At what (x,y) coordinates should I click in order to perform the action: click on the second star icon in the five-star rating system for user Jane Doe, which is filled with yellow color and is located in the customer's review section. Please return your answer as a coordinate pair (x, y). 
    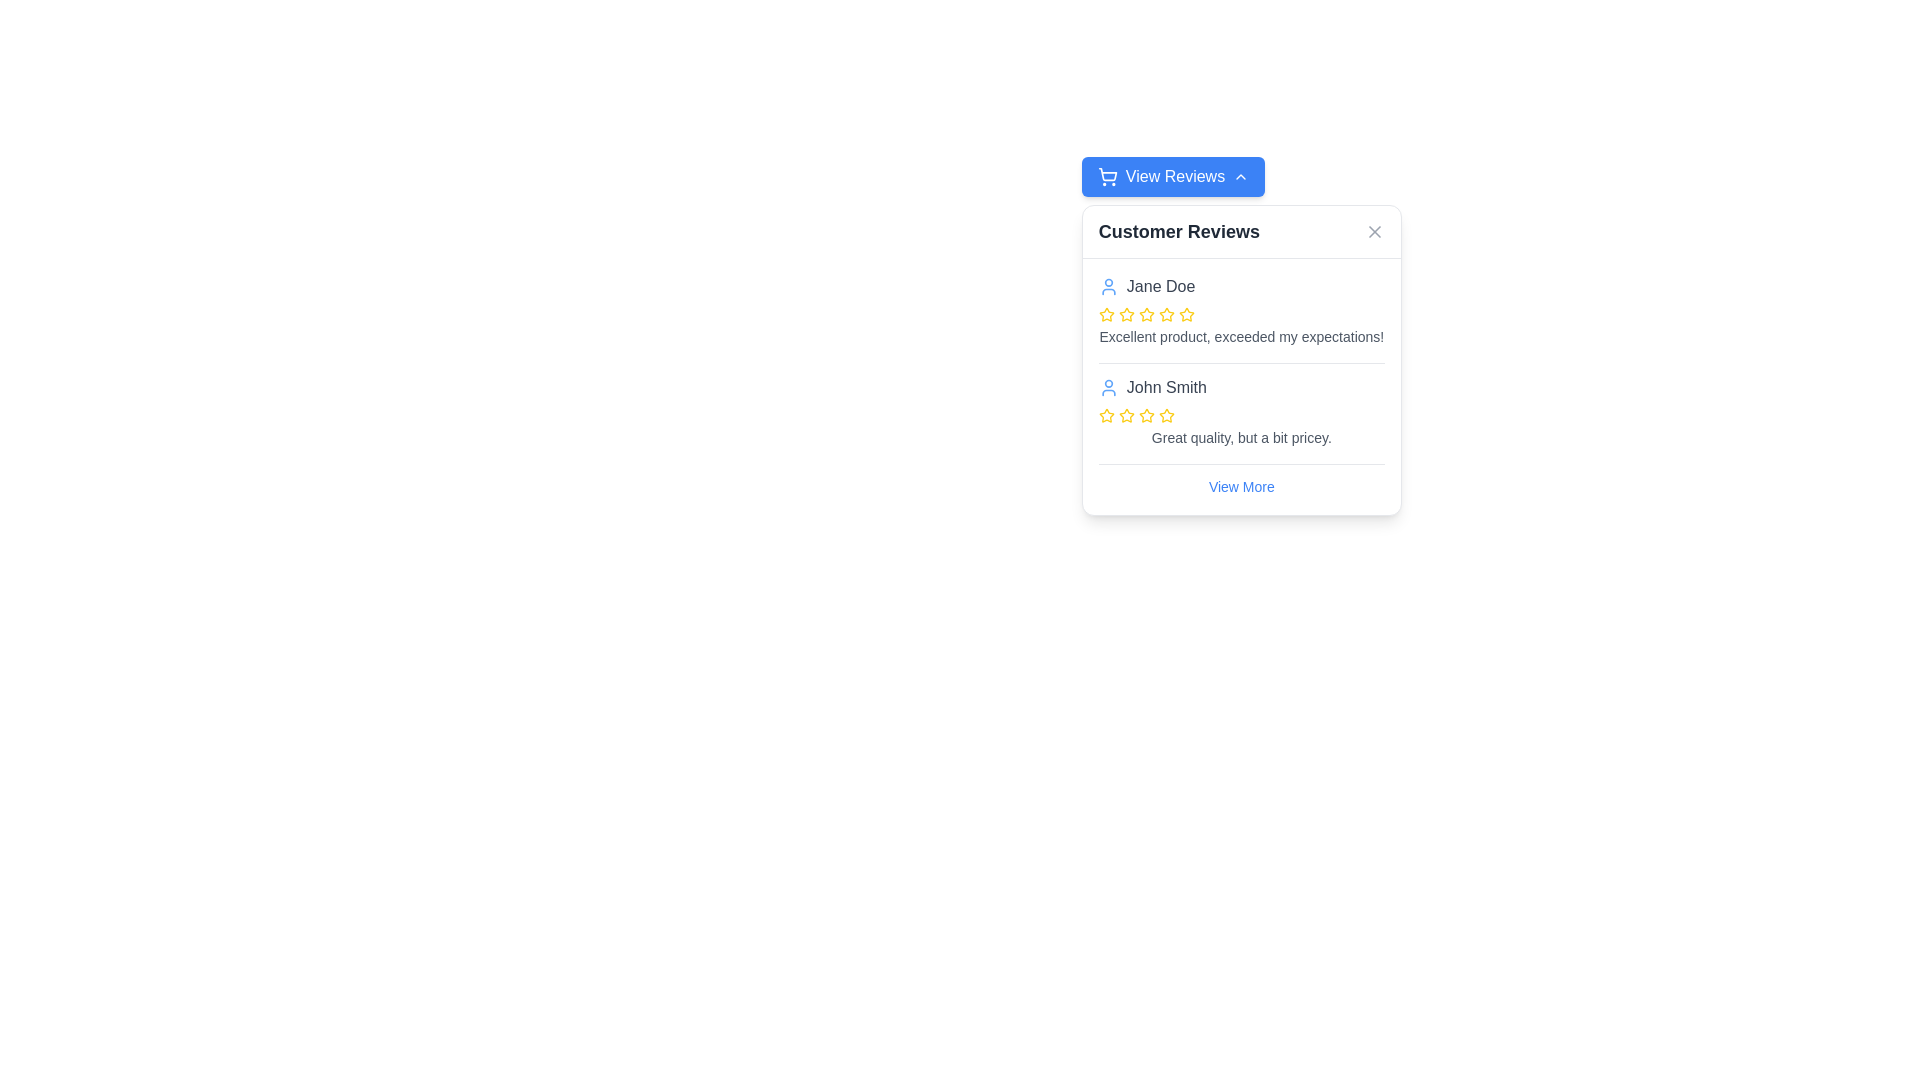
    Looking at the image, I should click on (1126, 315).